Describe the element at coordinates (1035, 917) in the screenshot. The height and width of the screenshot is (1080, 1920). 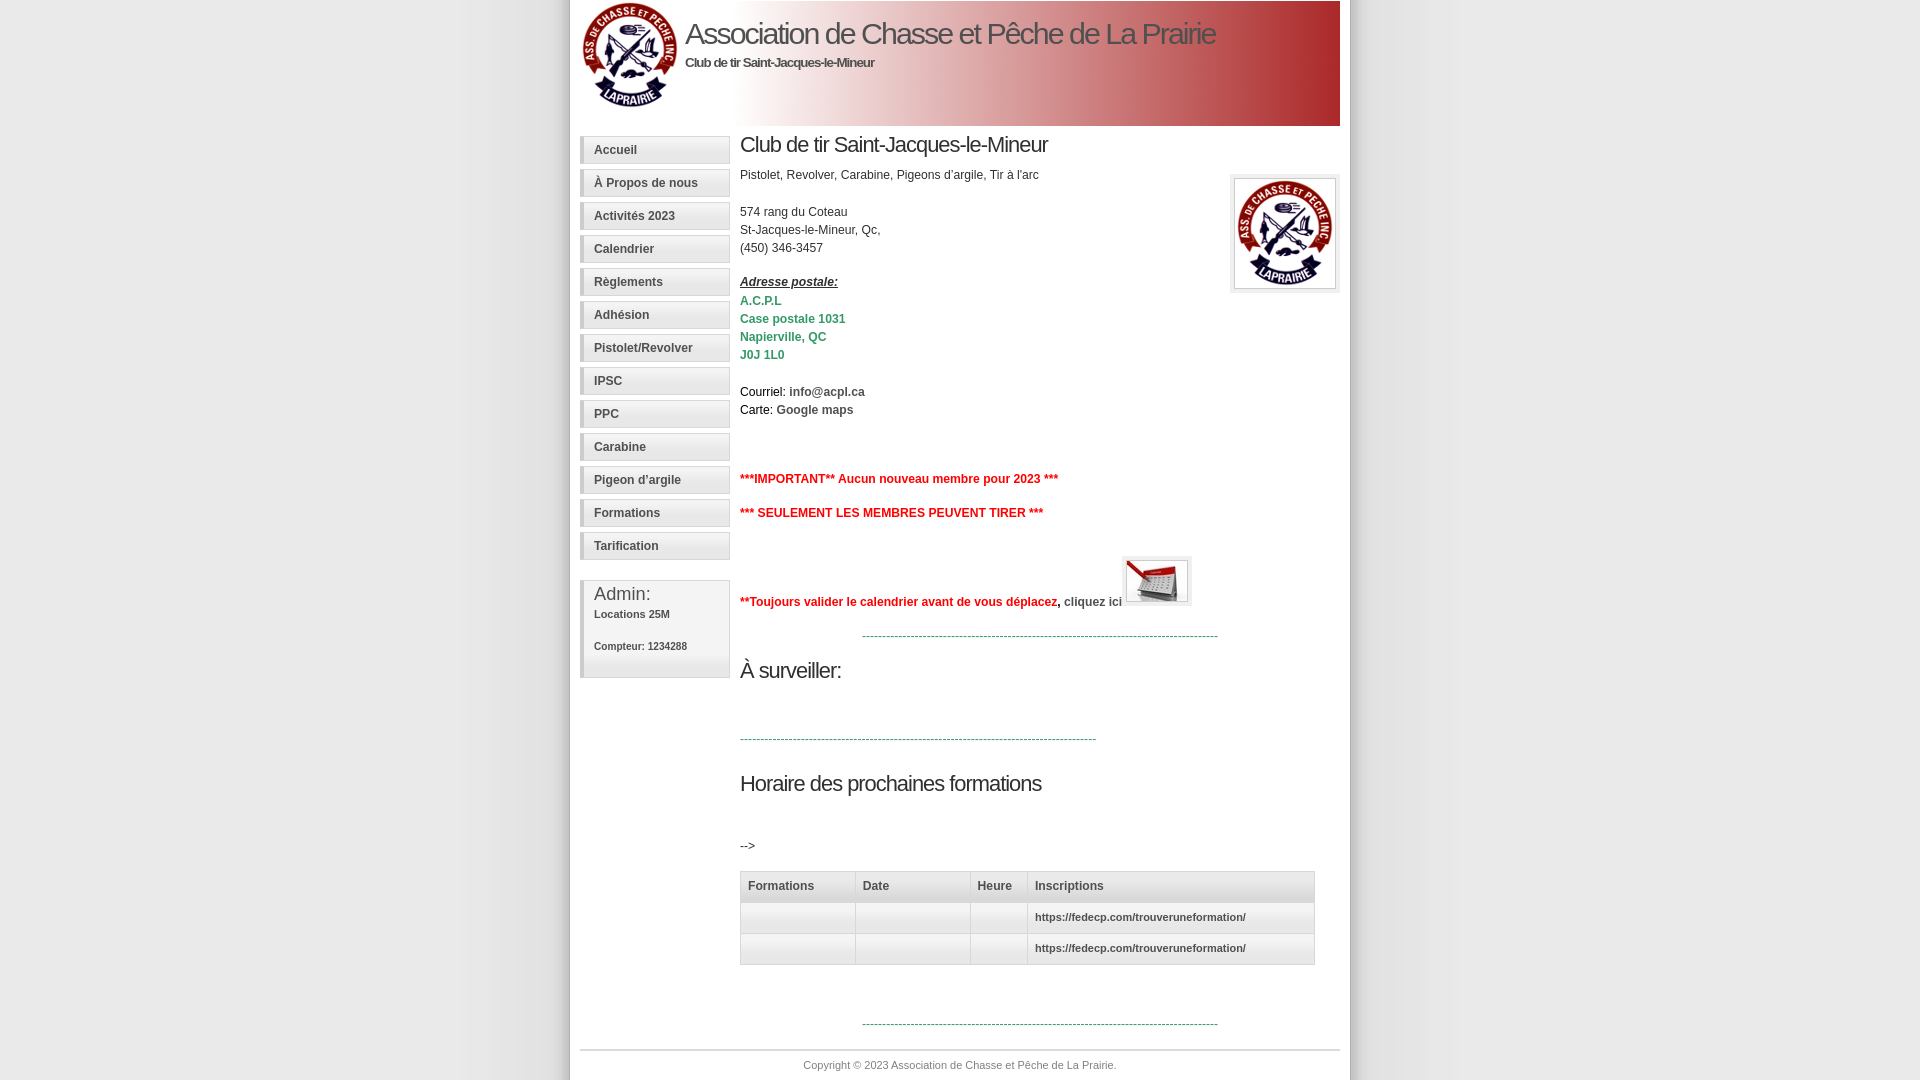
I see `'https://fedecp.com/trouveruneformation/'` at that location.